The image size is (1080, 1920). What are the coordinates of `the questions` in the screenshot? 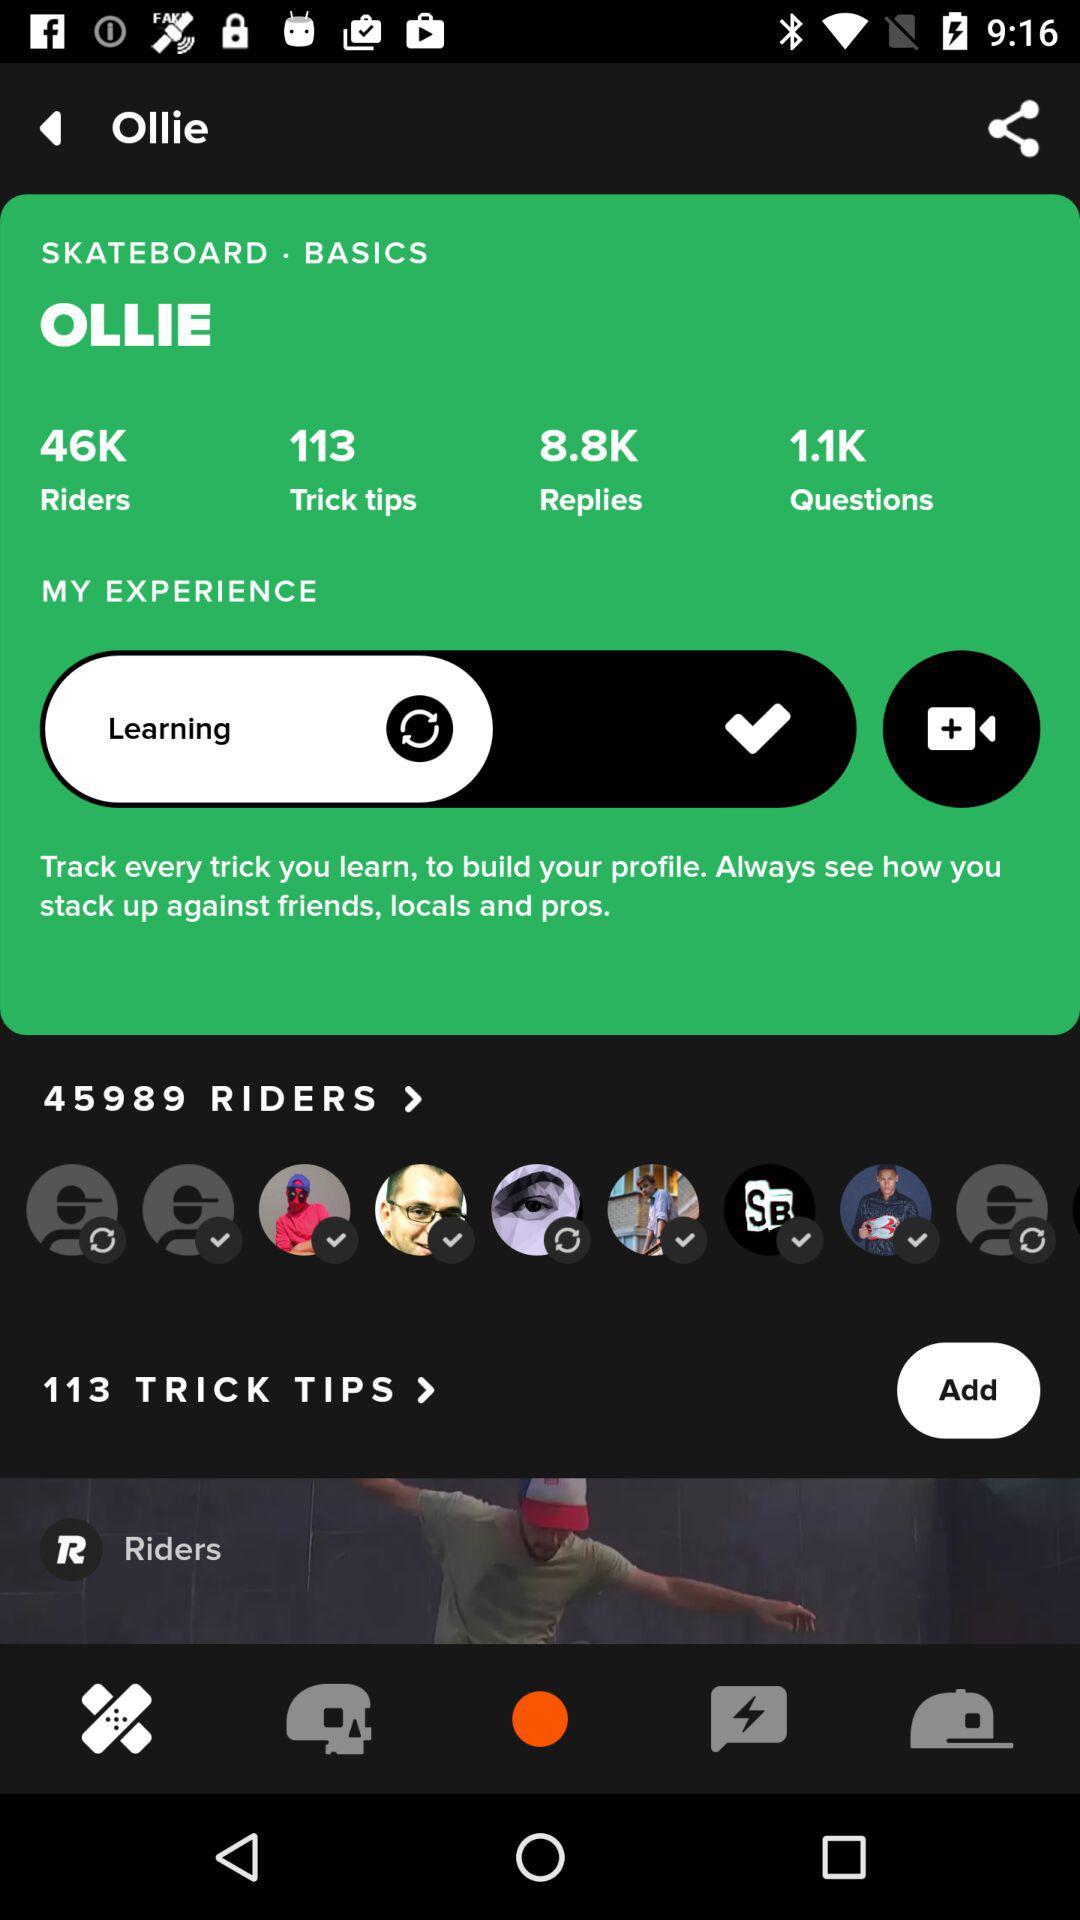 It's located at (914, 468).